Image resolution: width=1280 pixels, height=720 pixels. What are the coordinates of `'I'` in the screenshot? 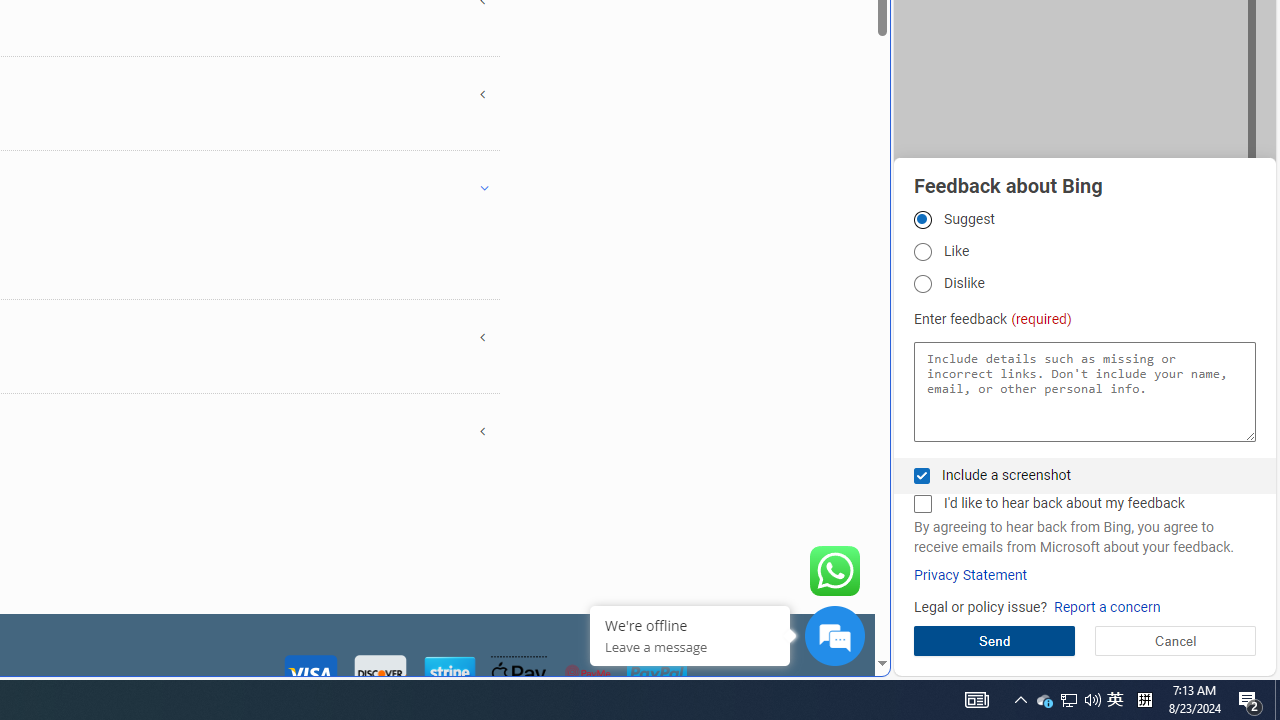 It's located at (921, 502).